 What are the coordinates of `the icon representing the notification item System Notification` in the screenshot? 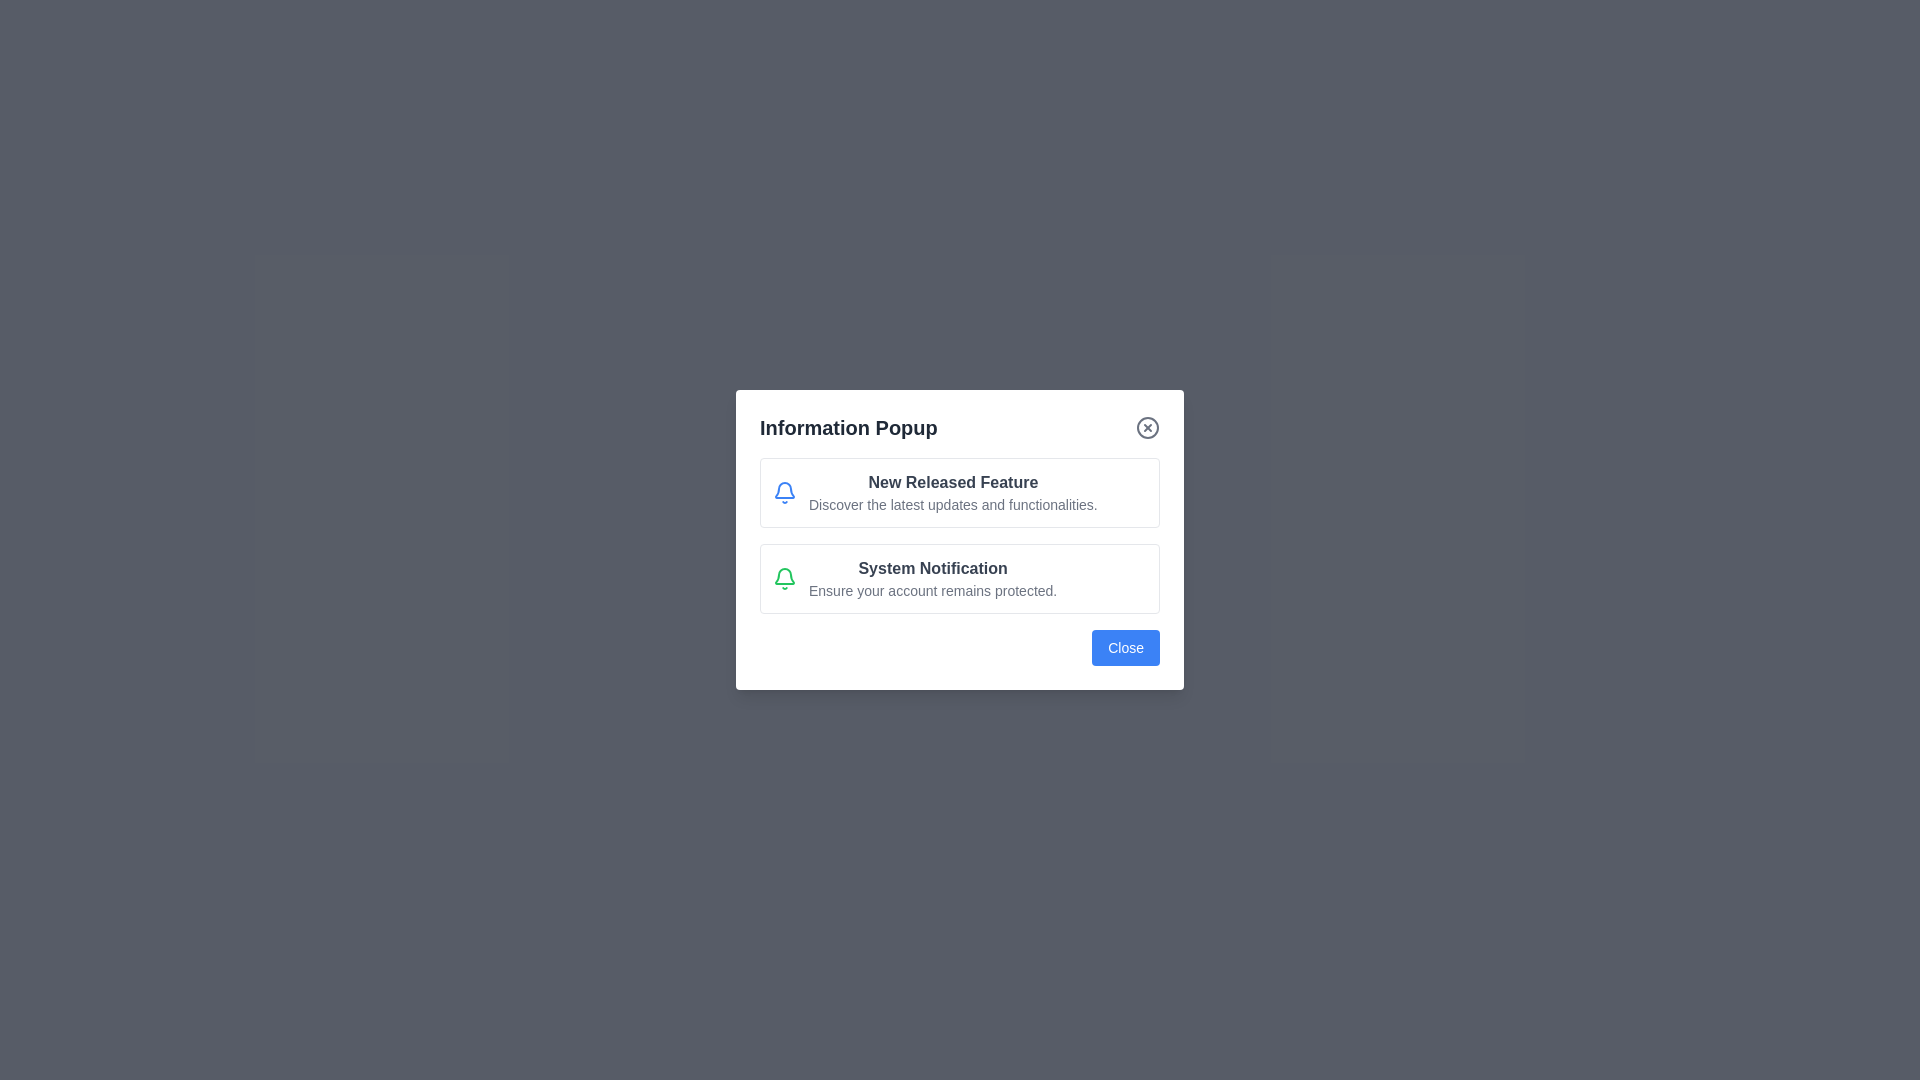 It's located at (784, 578).